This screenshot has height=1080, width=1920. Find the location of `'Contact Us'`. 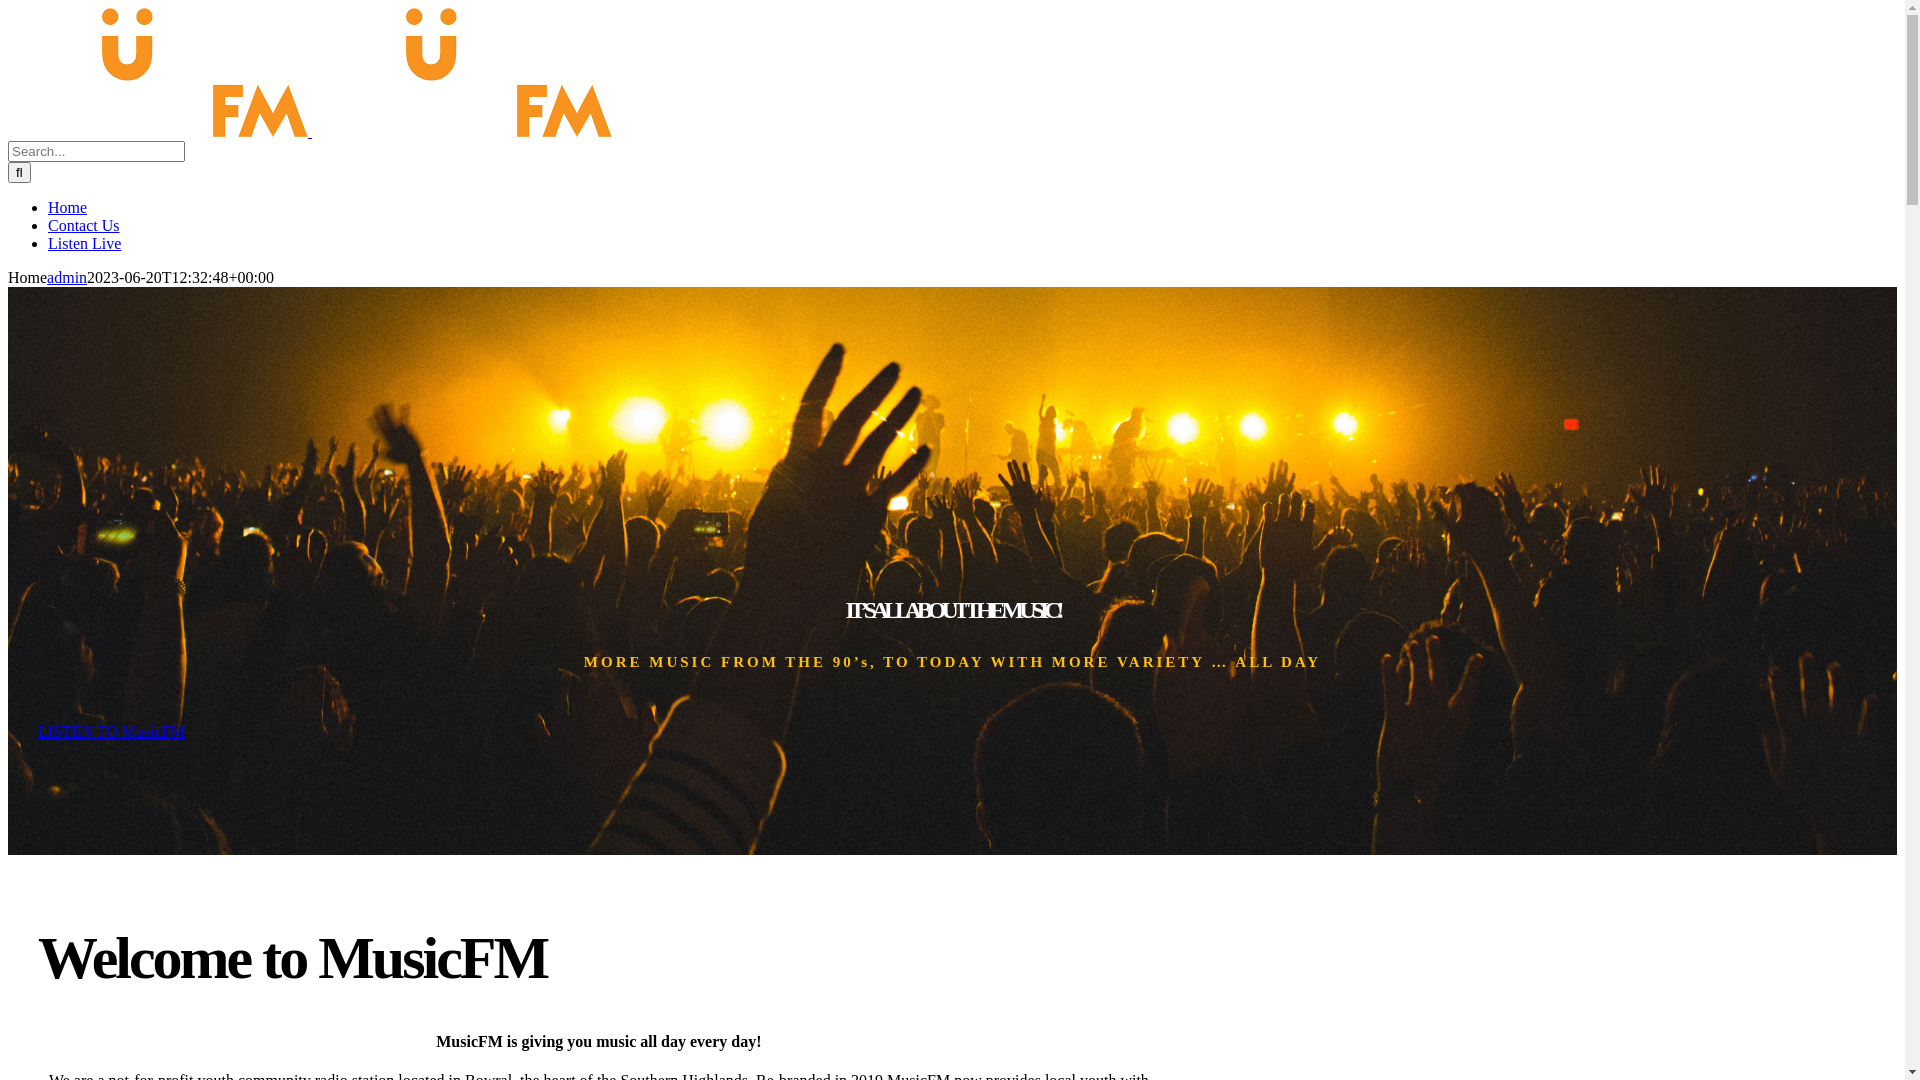

'Contact Us' is located at coordinates (82, 225).